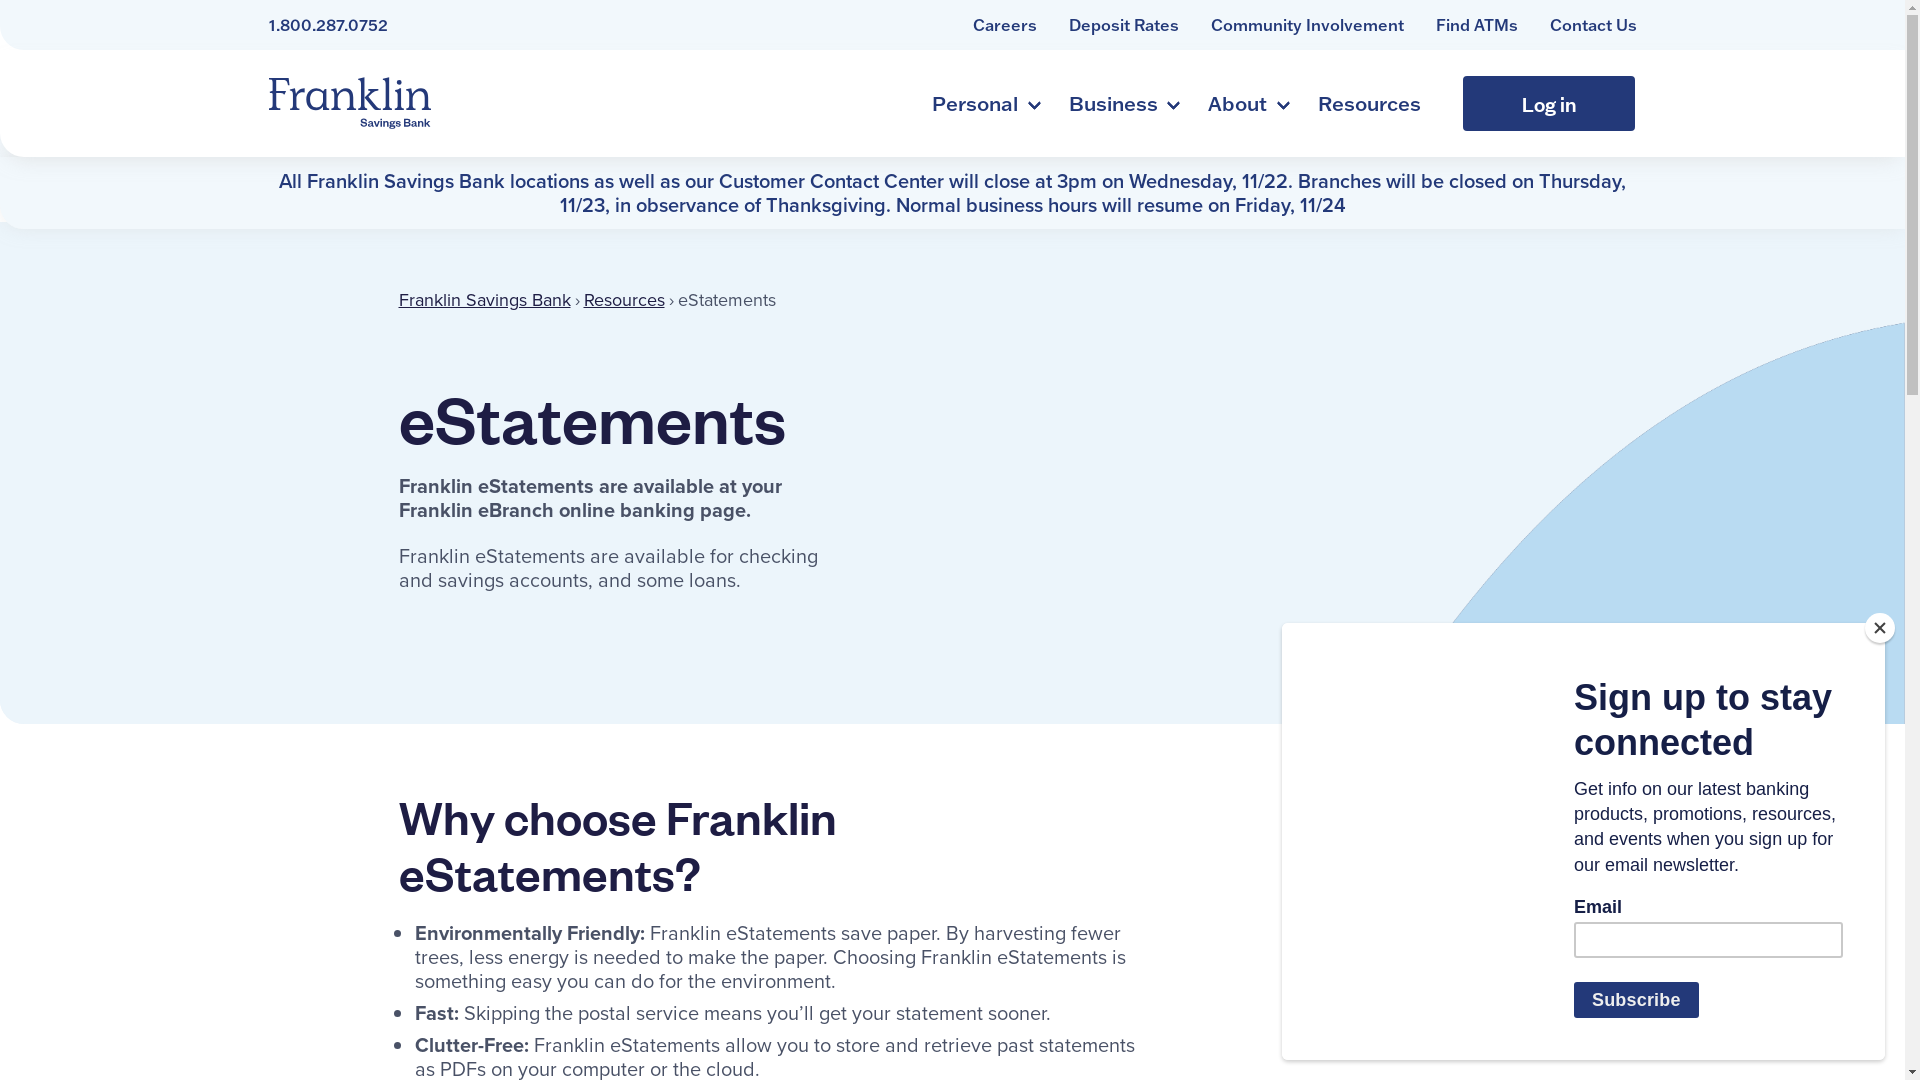 This screenshot has width=1920, height=1080. What do you see at coordinates (1123, 24) in the screenshot?
I see `'Deposit Rates'` at bounding box center [1123, 24].